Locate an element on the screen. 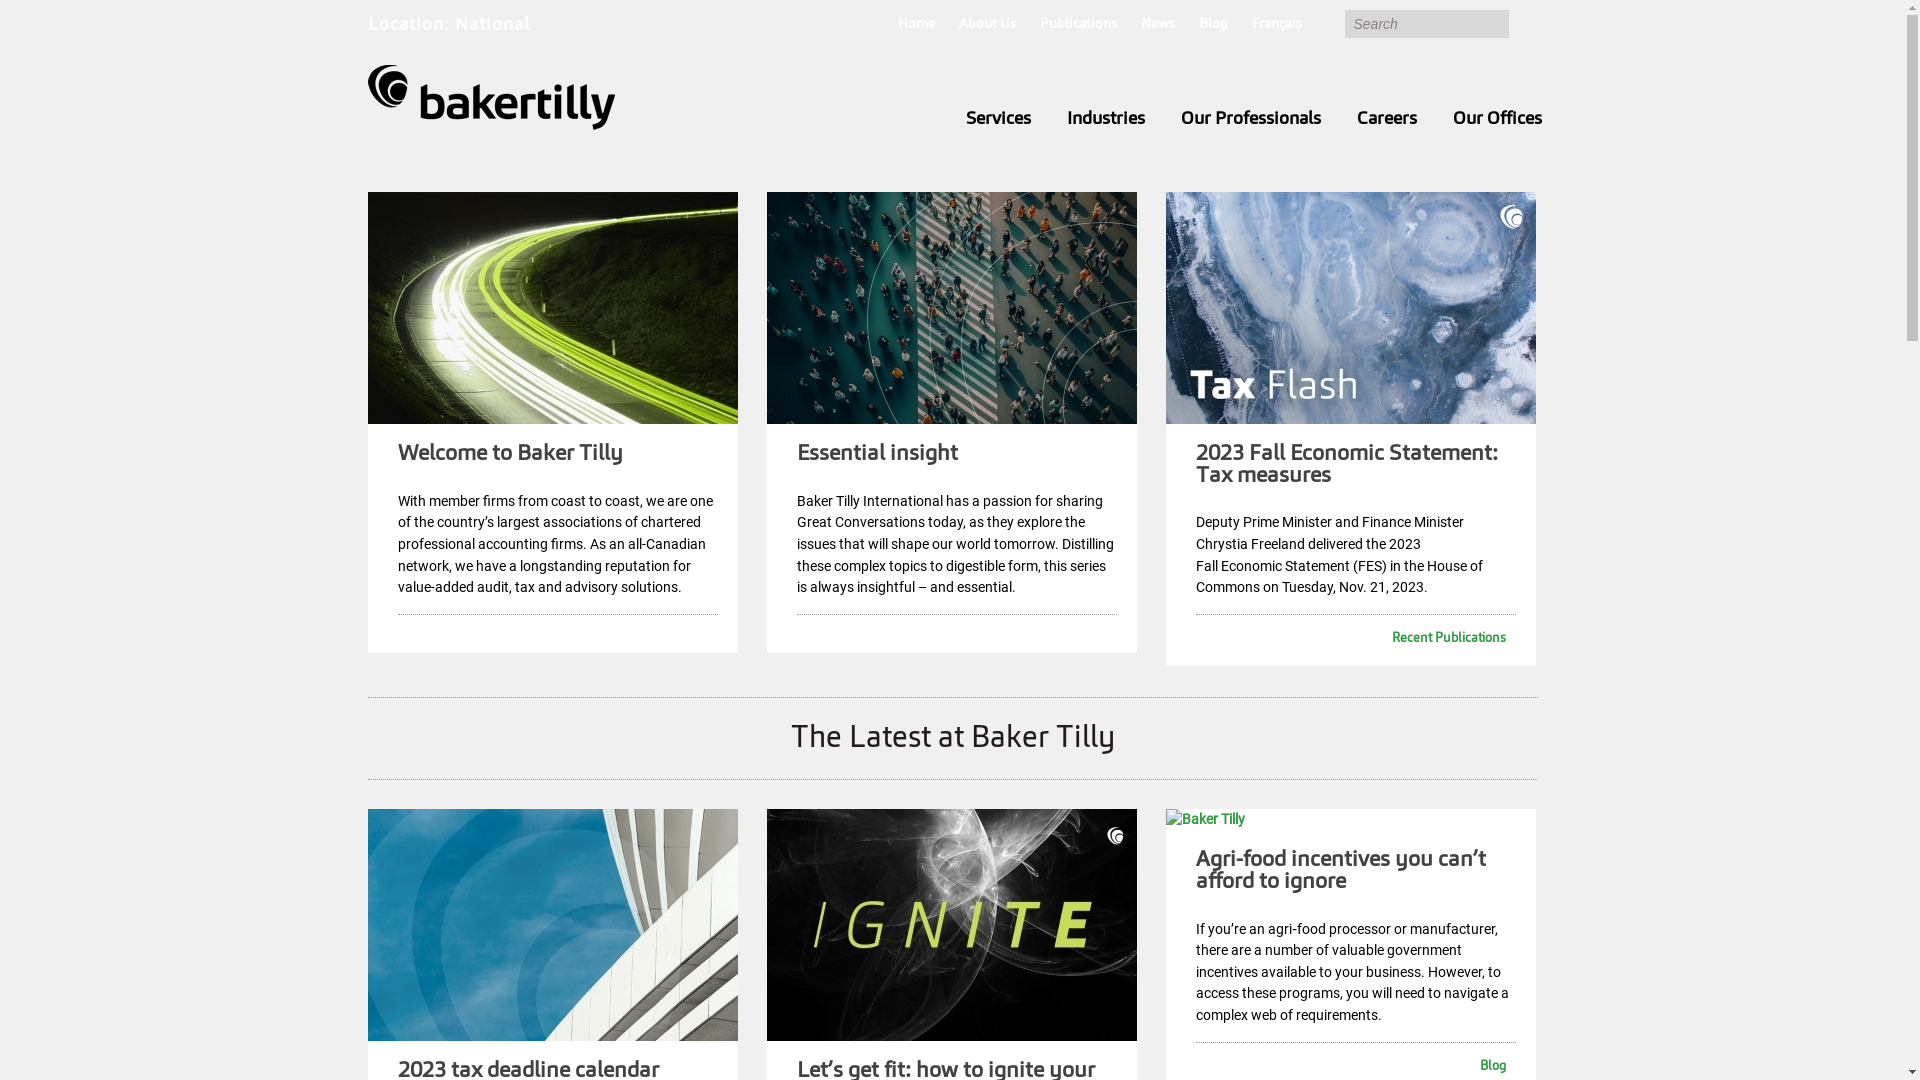 Image resolution: width=1920 pixels, height=1080 pixels. 'Our Professionals' is located at coordinates (1248, 119).